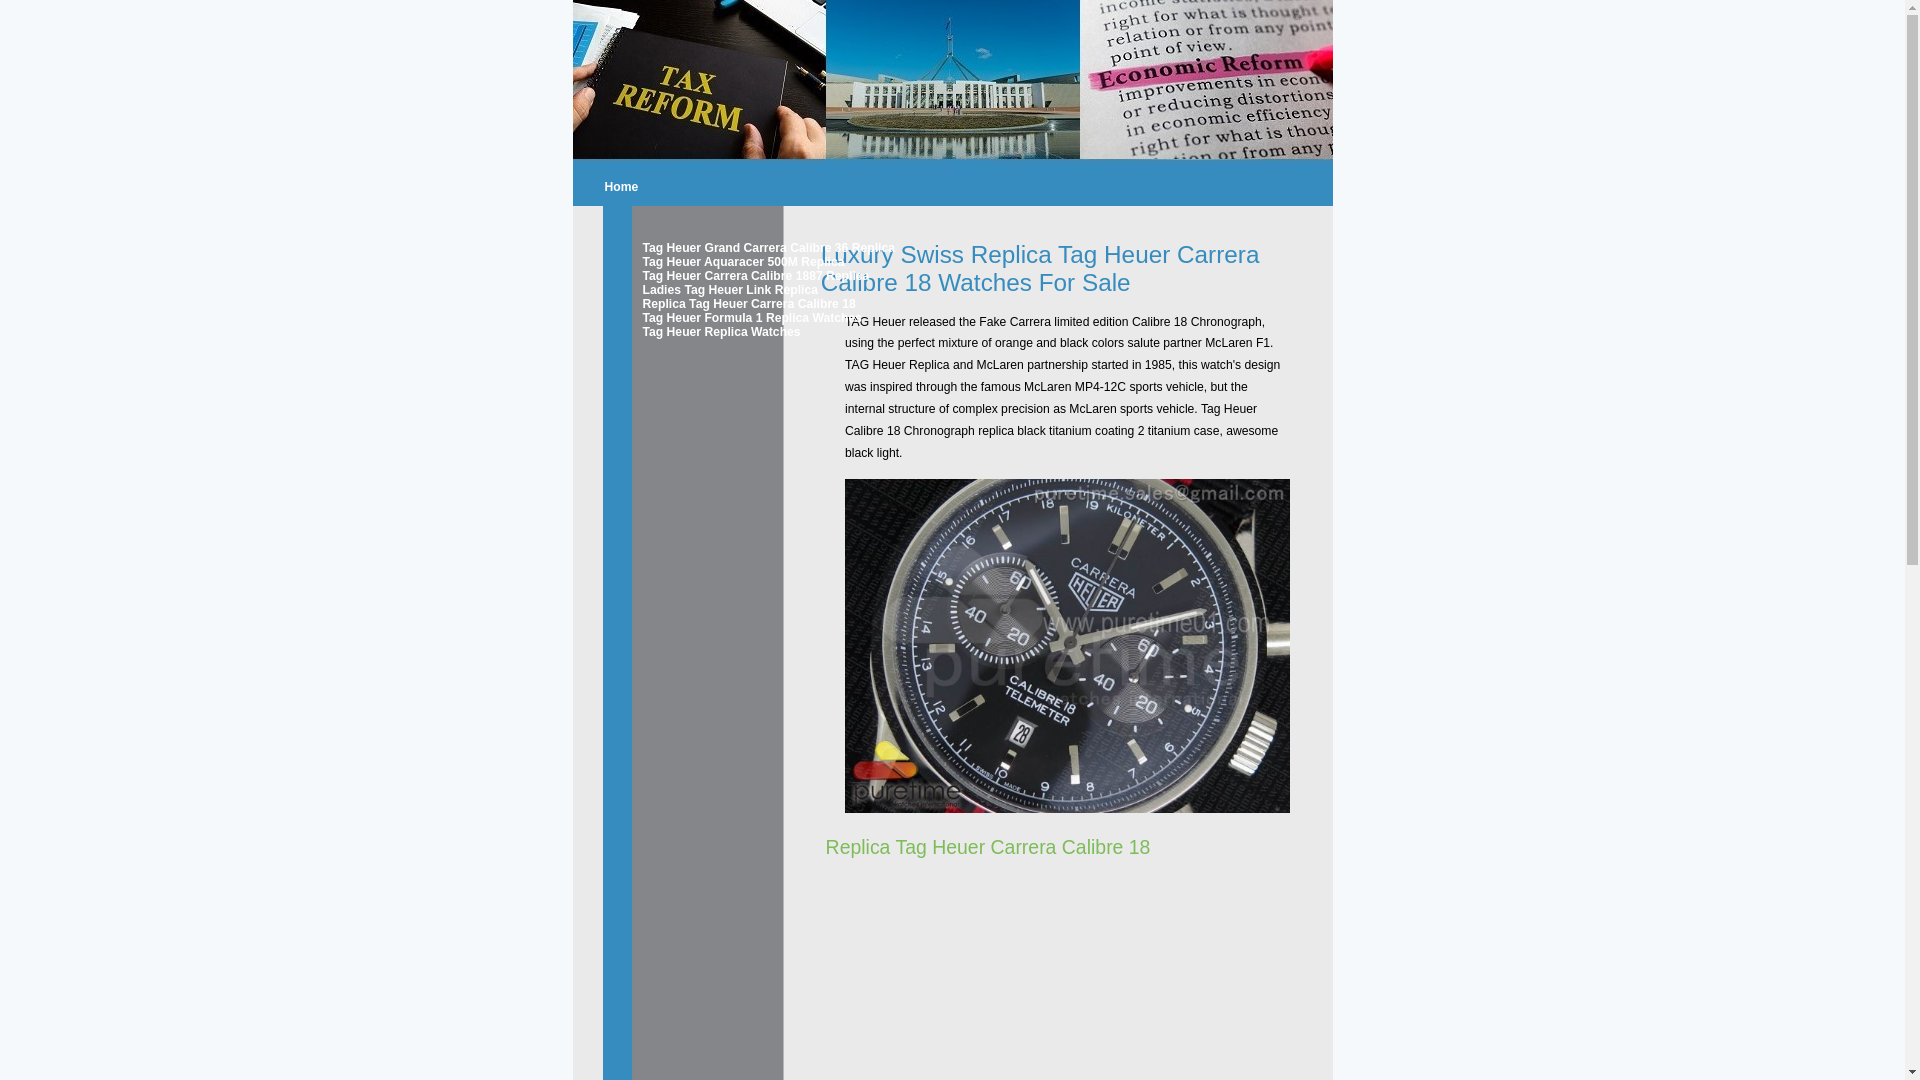  I want to click on 'Tag Heuer Formula 1 Replica Watches', so click(711, 316).